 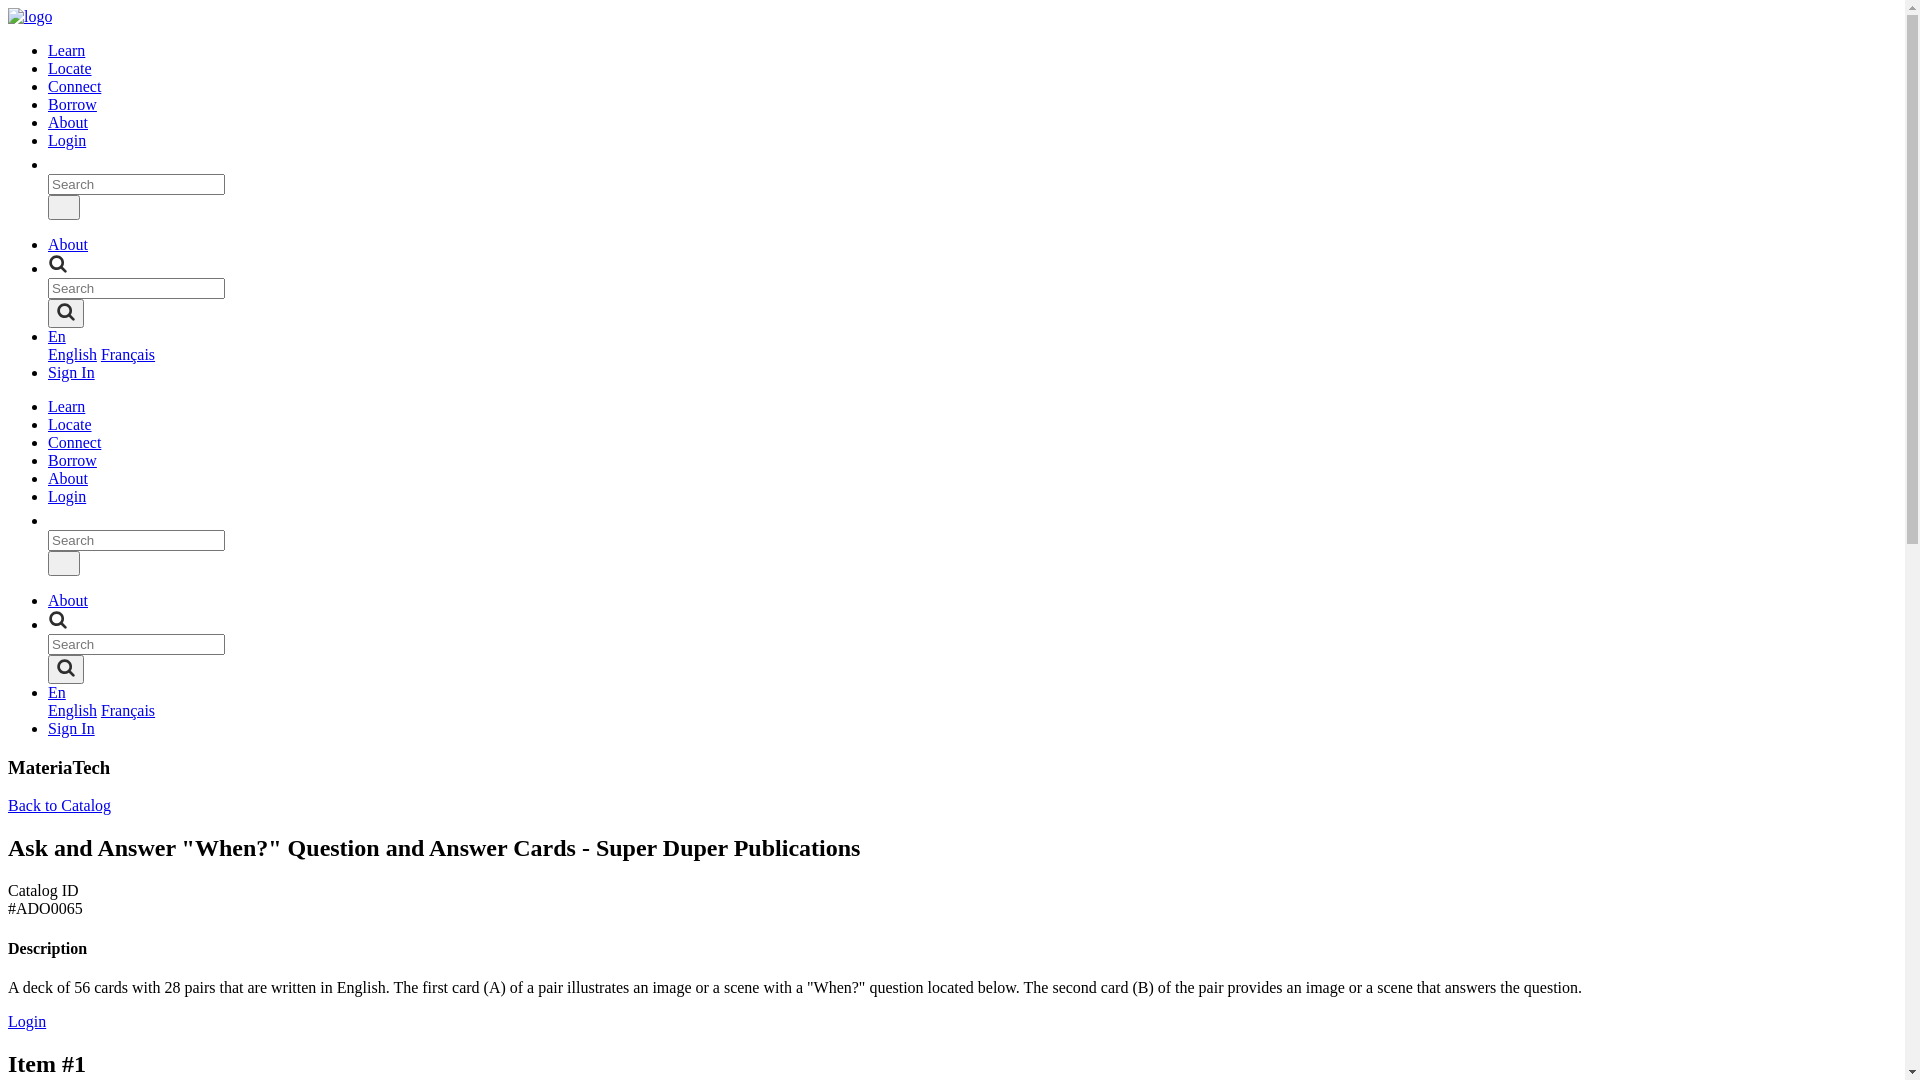 What do you see at coordinates (48, 122) in the screenshot?
I see `'About'` at bounding box center [48, 122].